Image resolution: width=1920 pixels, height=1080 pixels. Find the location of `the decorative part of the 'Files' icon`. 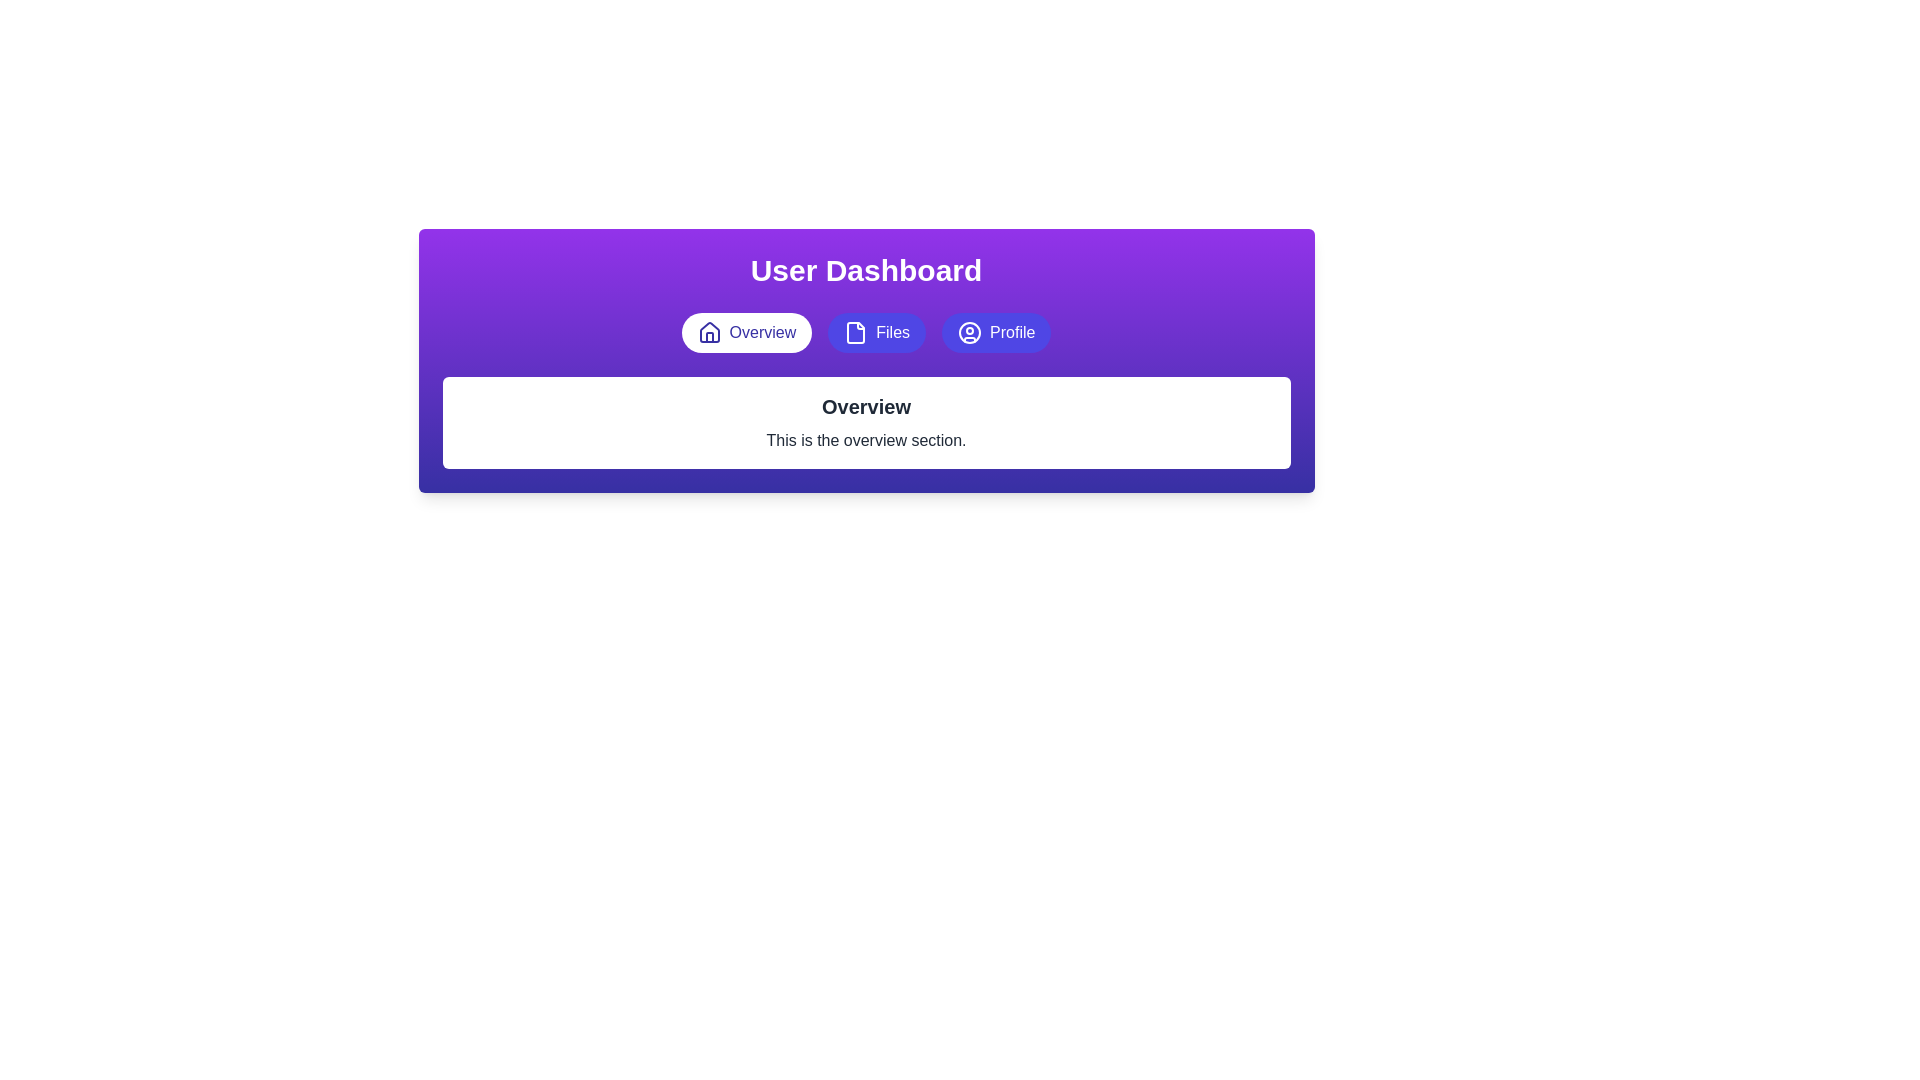

the decorative part of the 'Files' icon is located at coordinates (856, 331).